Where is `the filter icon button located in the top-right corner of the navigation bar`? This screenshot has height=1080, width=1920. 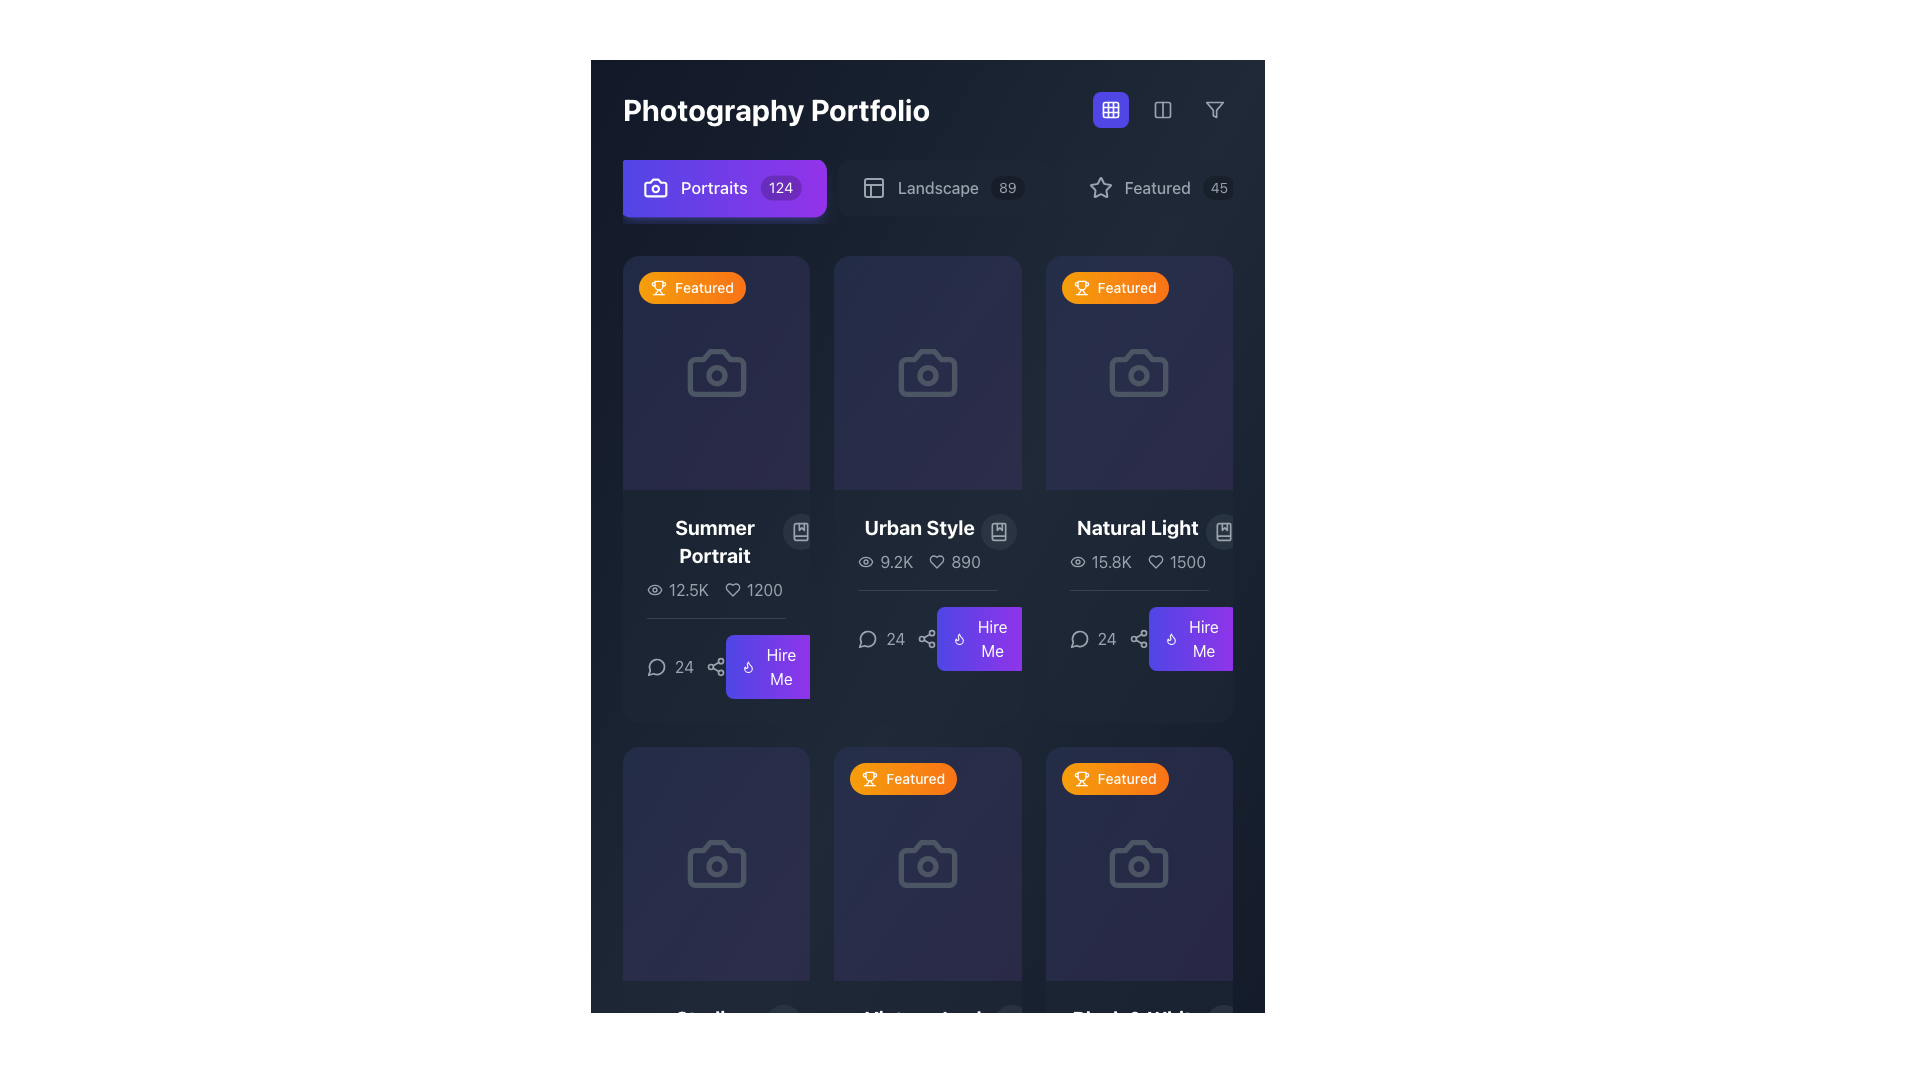 the filter icon button located in the top-right corner of the navigation bar is located at coordinates (1213, 110).